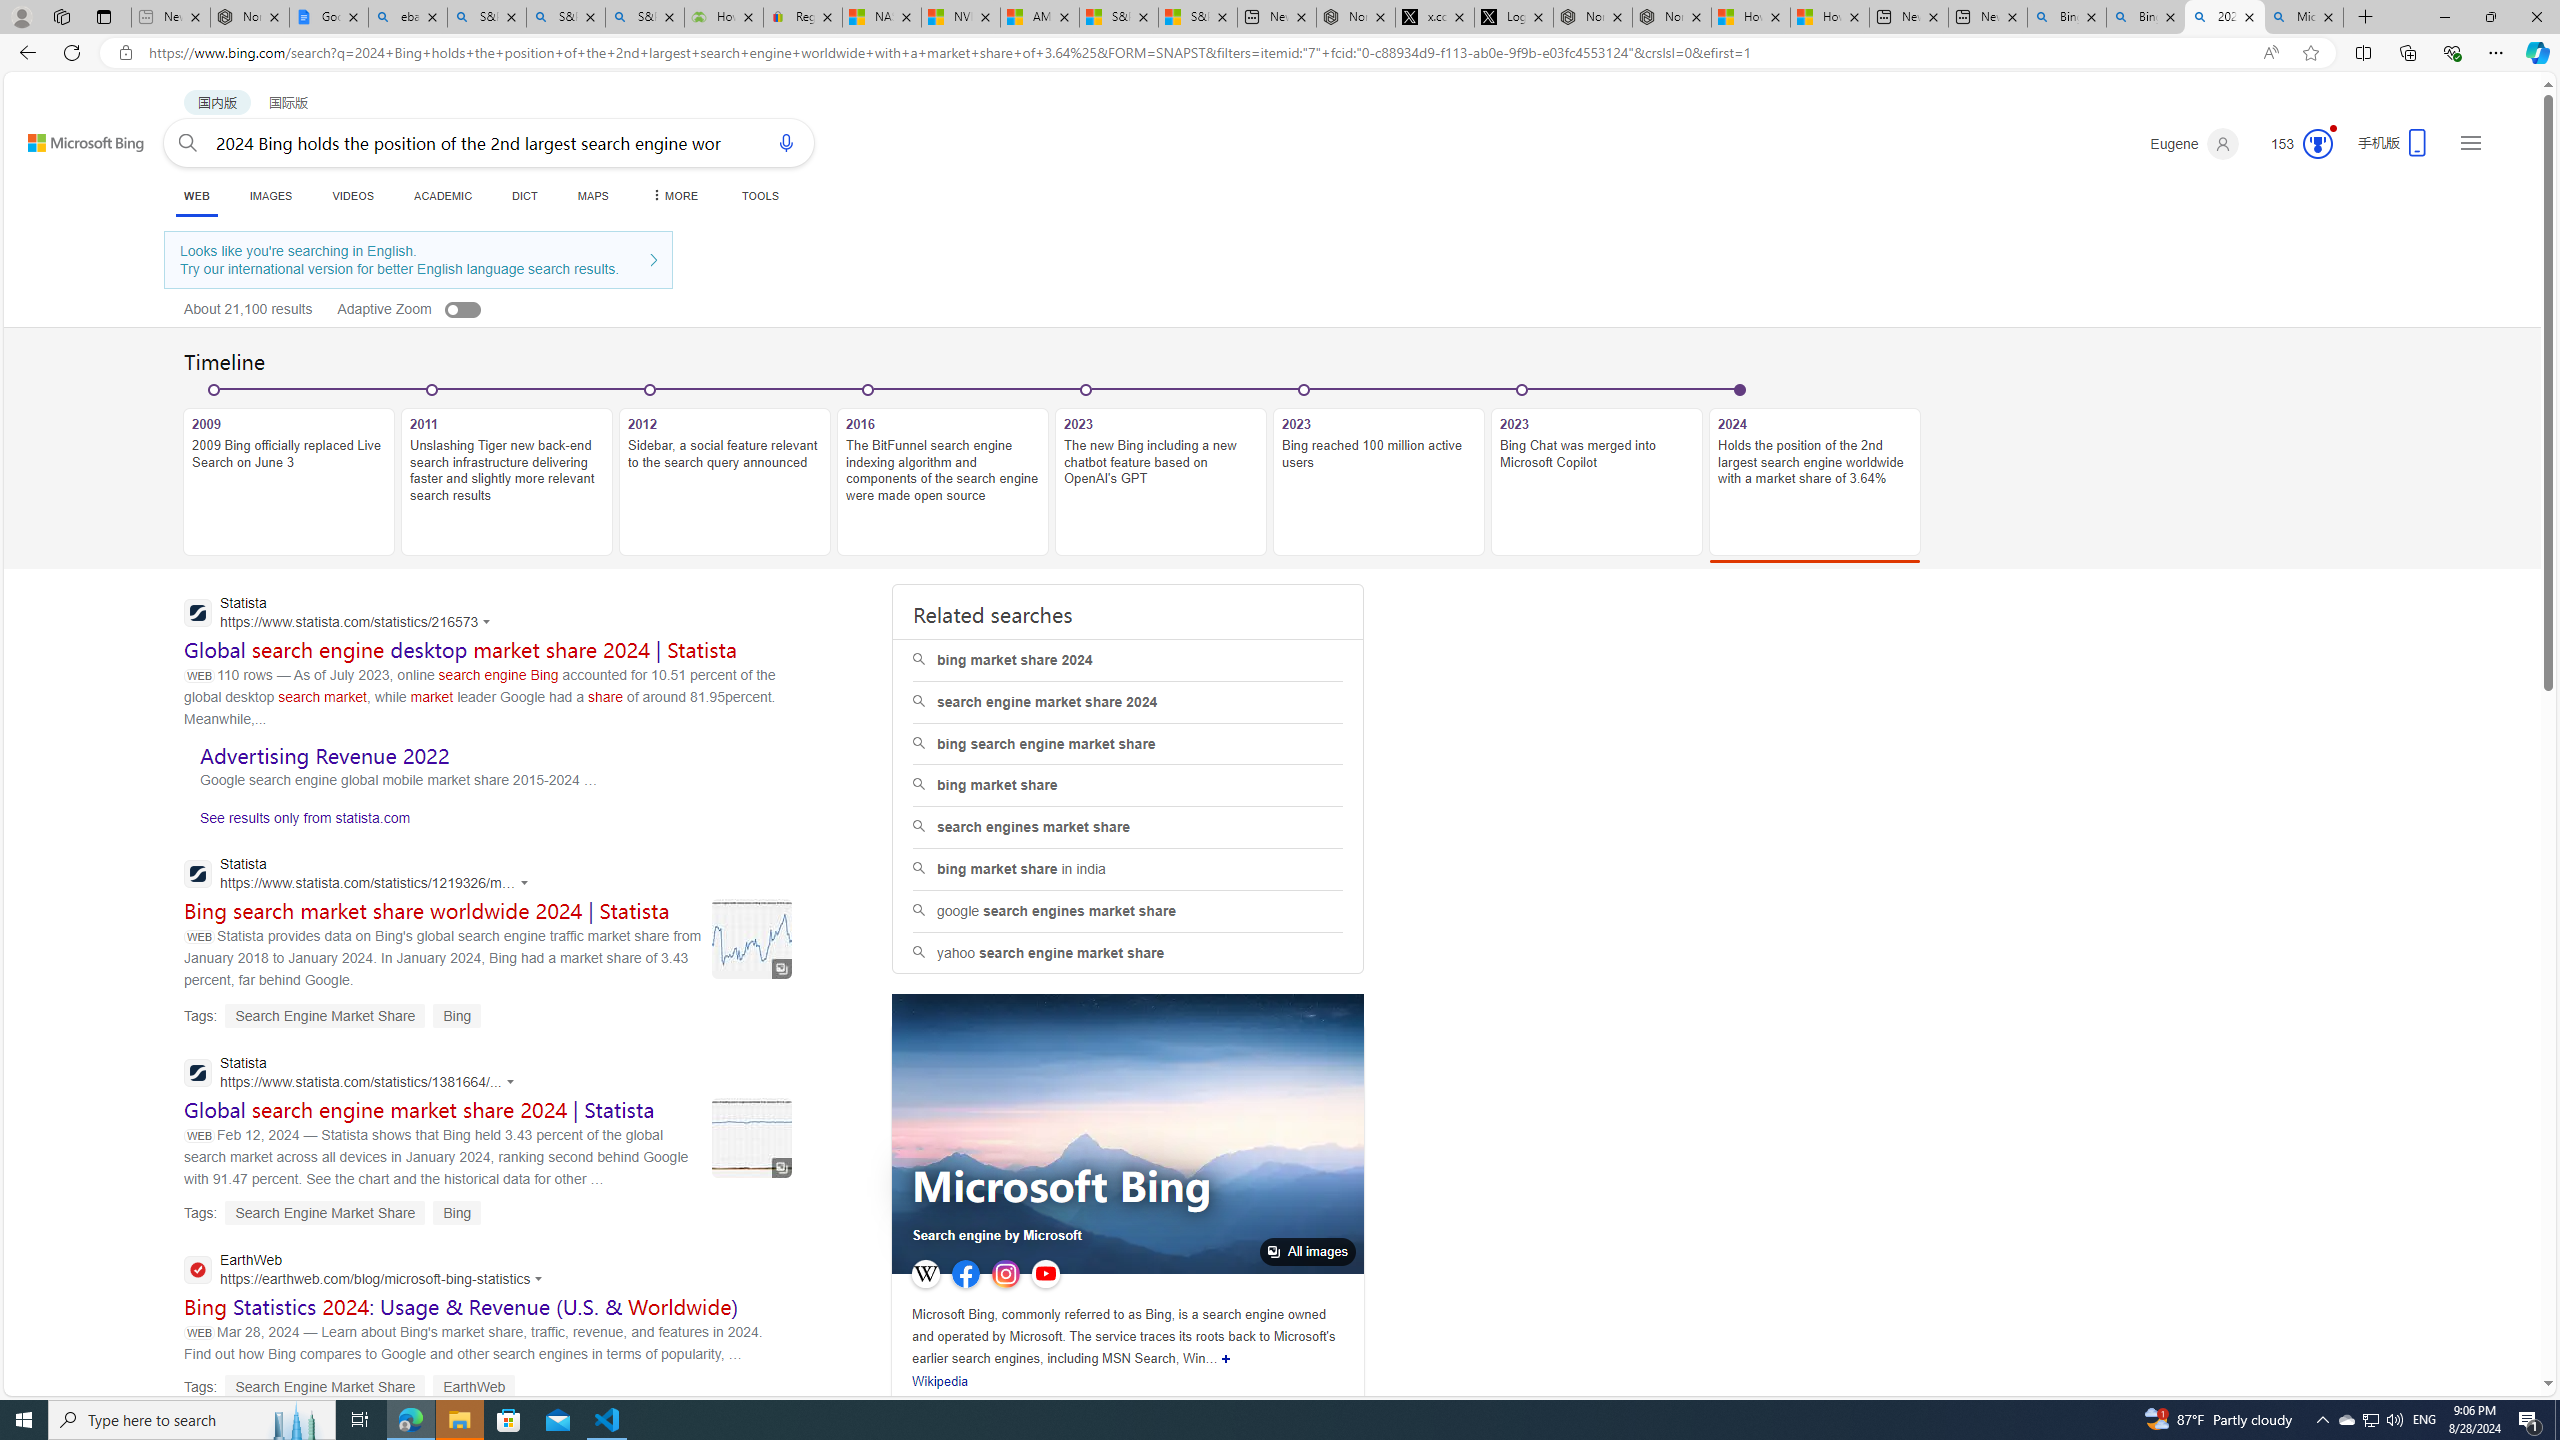  I want to click on 'Settings and quick links', so click(2470, 141).